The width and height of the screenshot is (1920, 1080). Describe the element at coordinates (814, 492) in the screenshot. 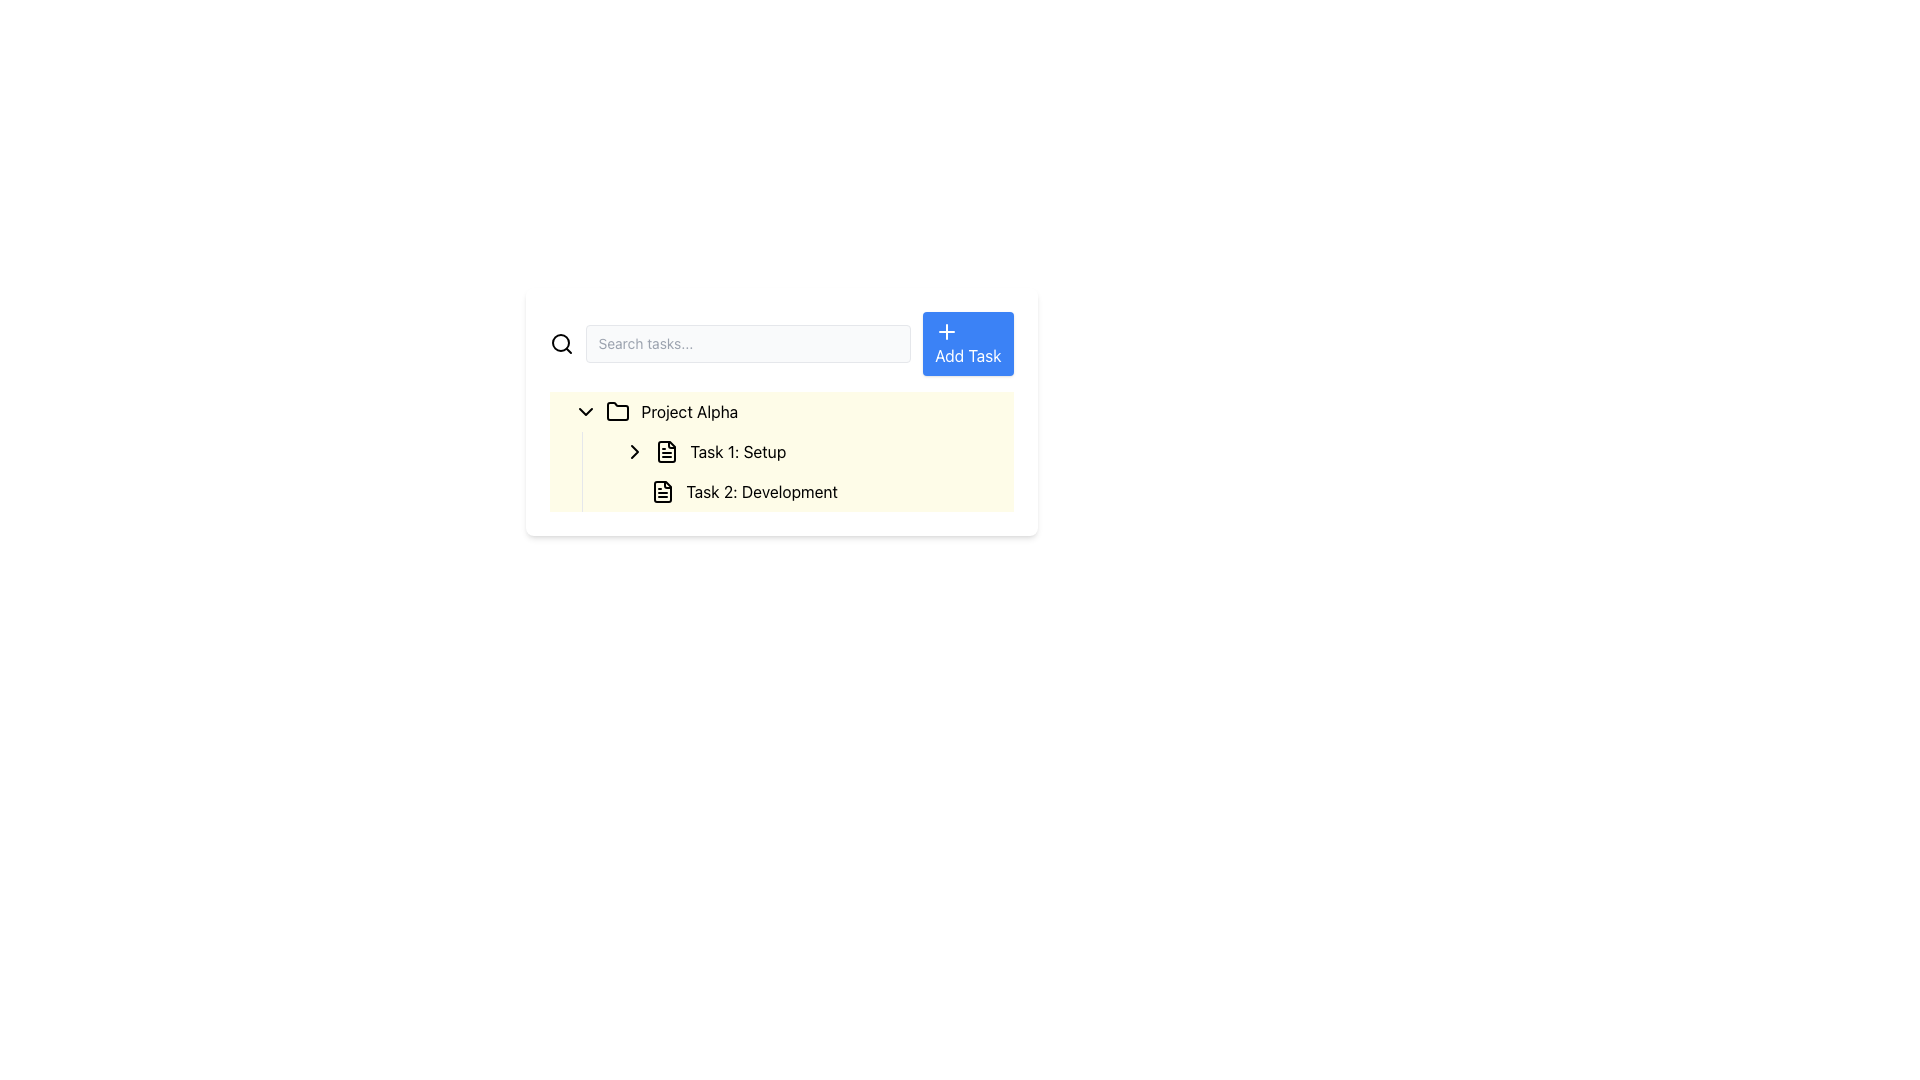

I see `the label reading 'Task 2: Development' with a document icon` at that location.